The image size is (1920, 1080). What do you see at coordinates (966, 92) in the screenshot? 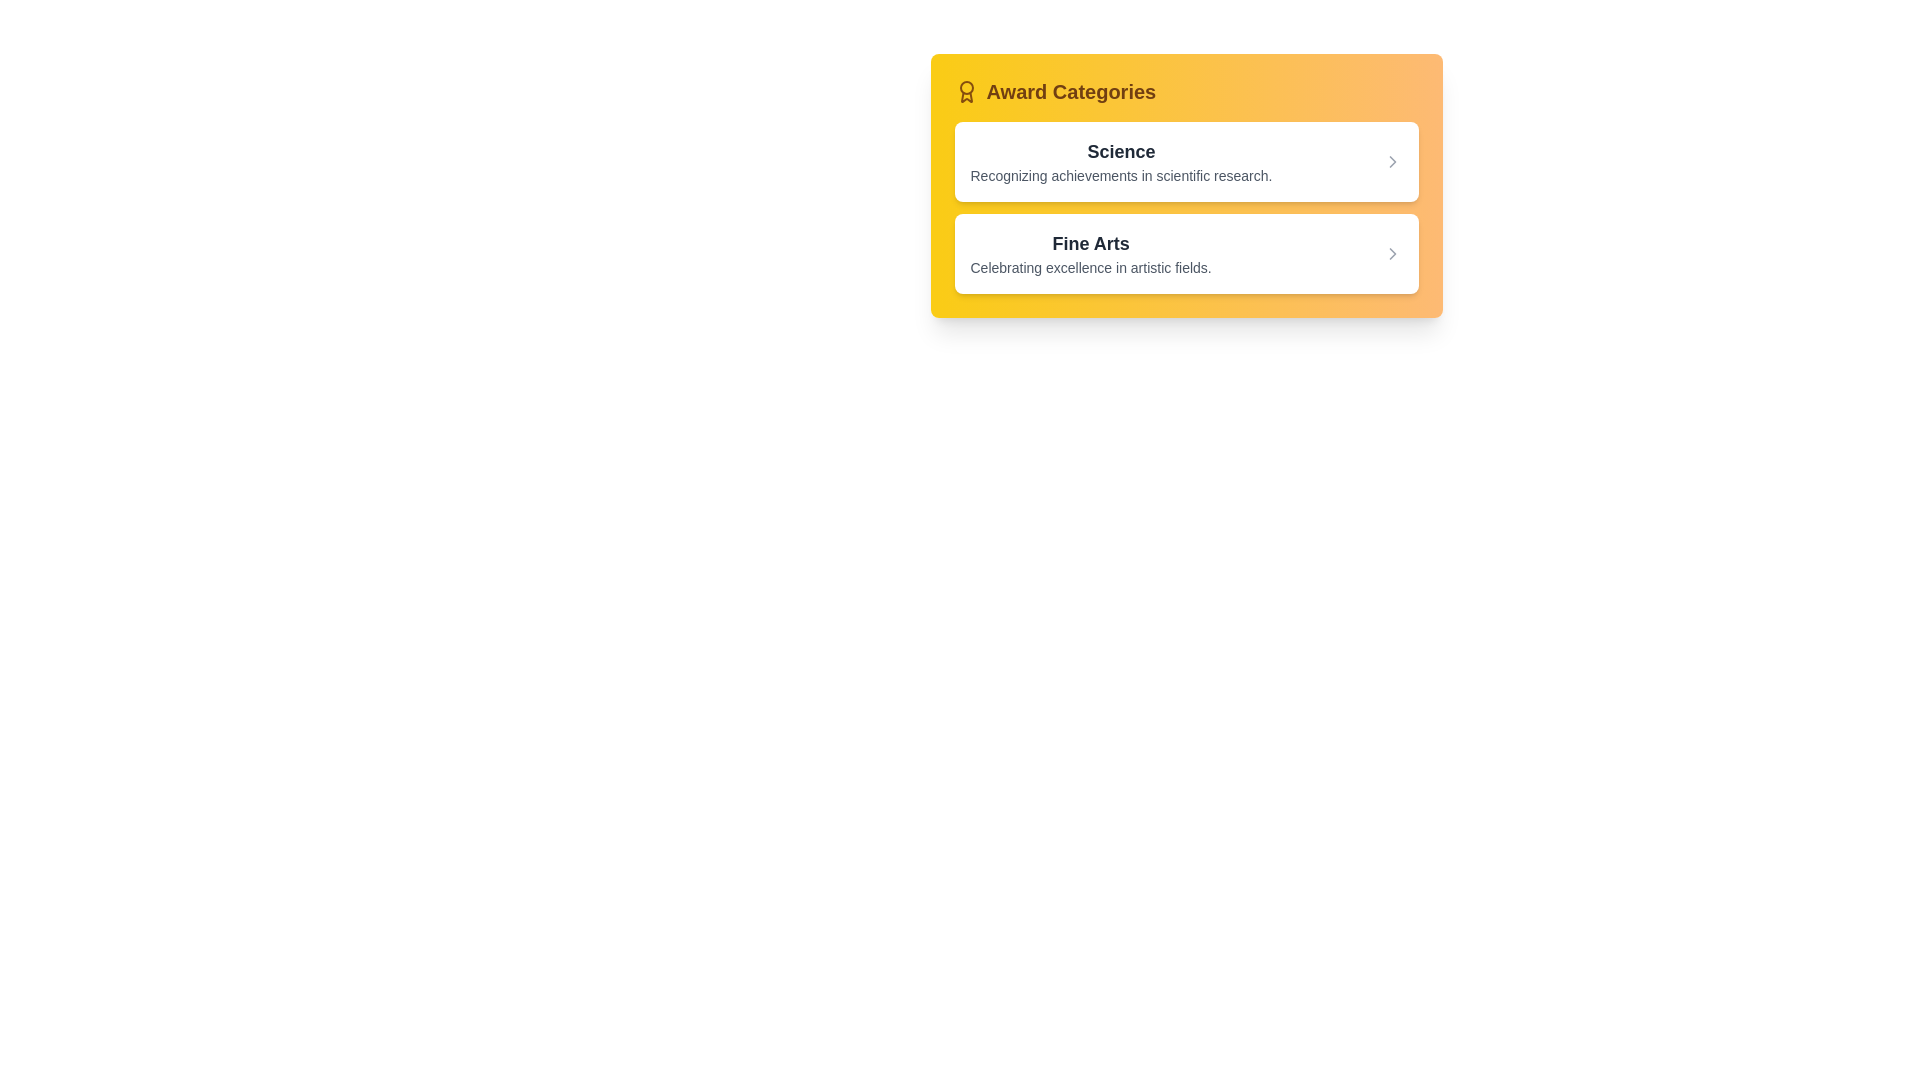
I see `the awards icon located at the top-left corner of the yellow-highlighted block header labeled 'Award Categories.'` at bounding box center [966, 92].